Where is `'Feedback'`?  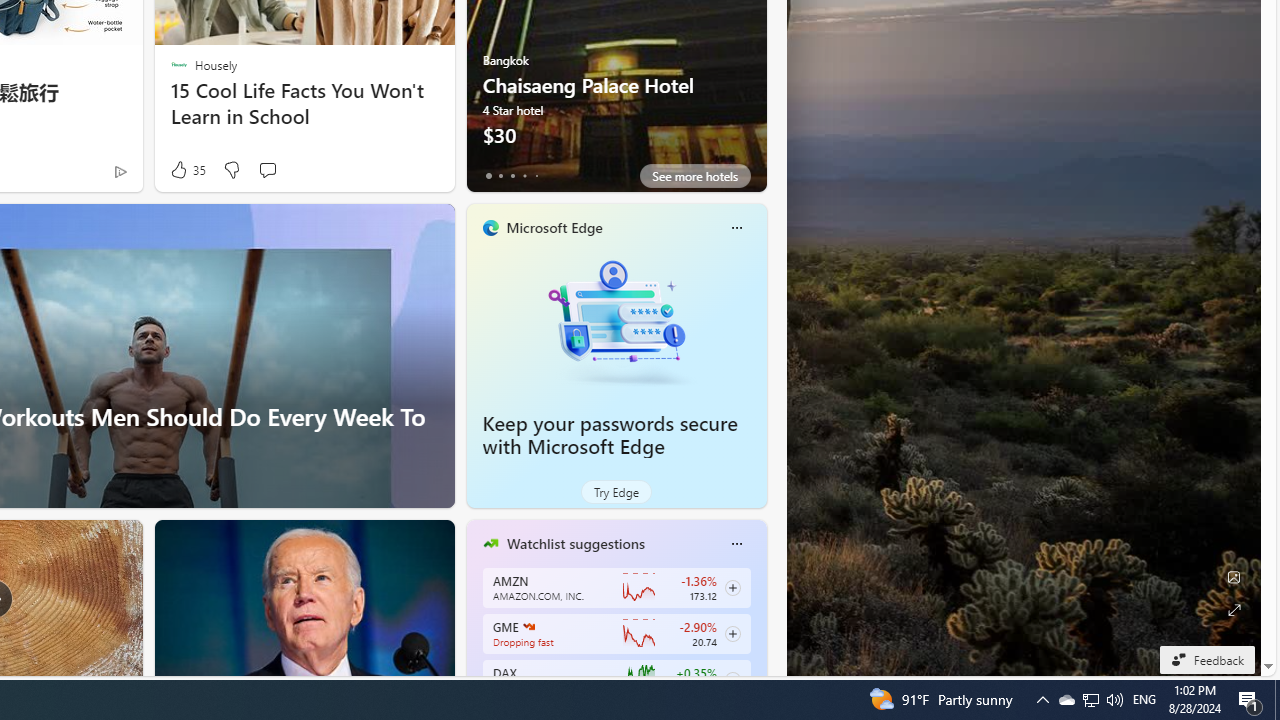 'Feedback' is located at coordinates (1205, 659).